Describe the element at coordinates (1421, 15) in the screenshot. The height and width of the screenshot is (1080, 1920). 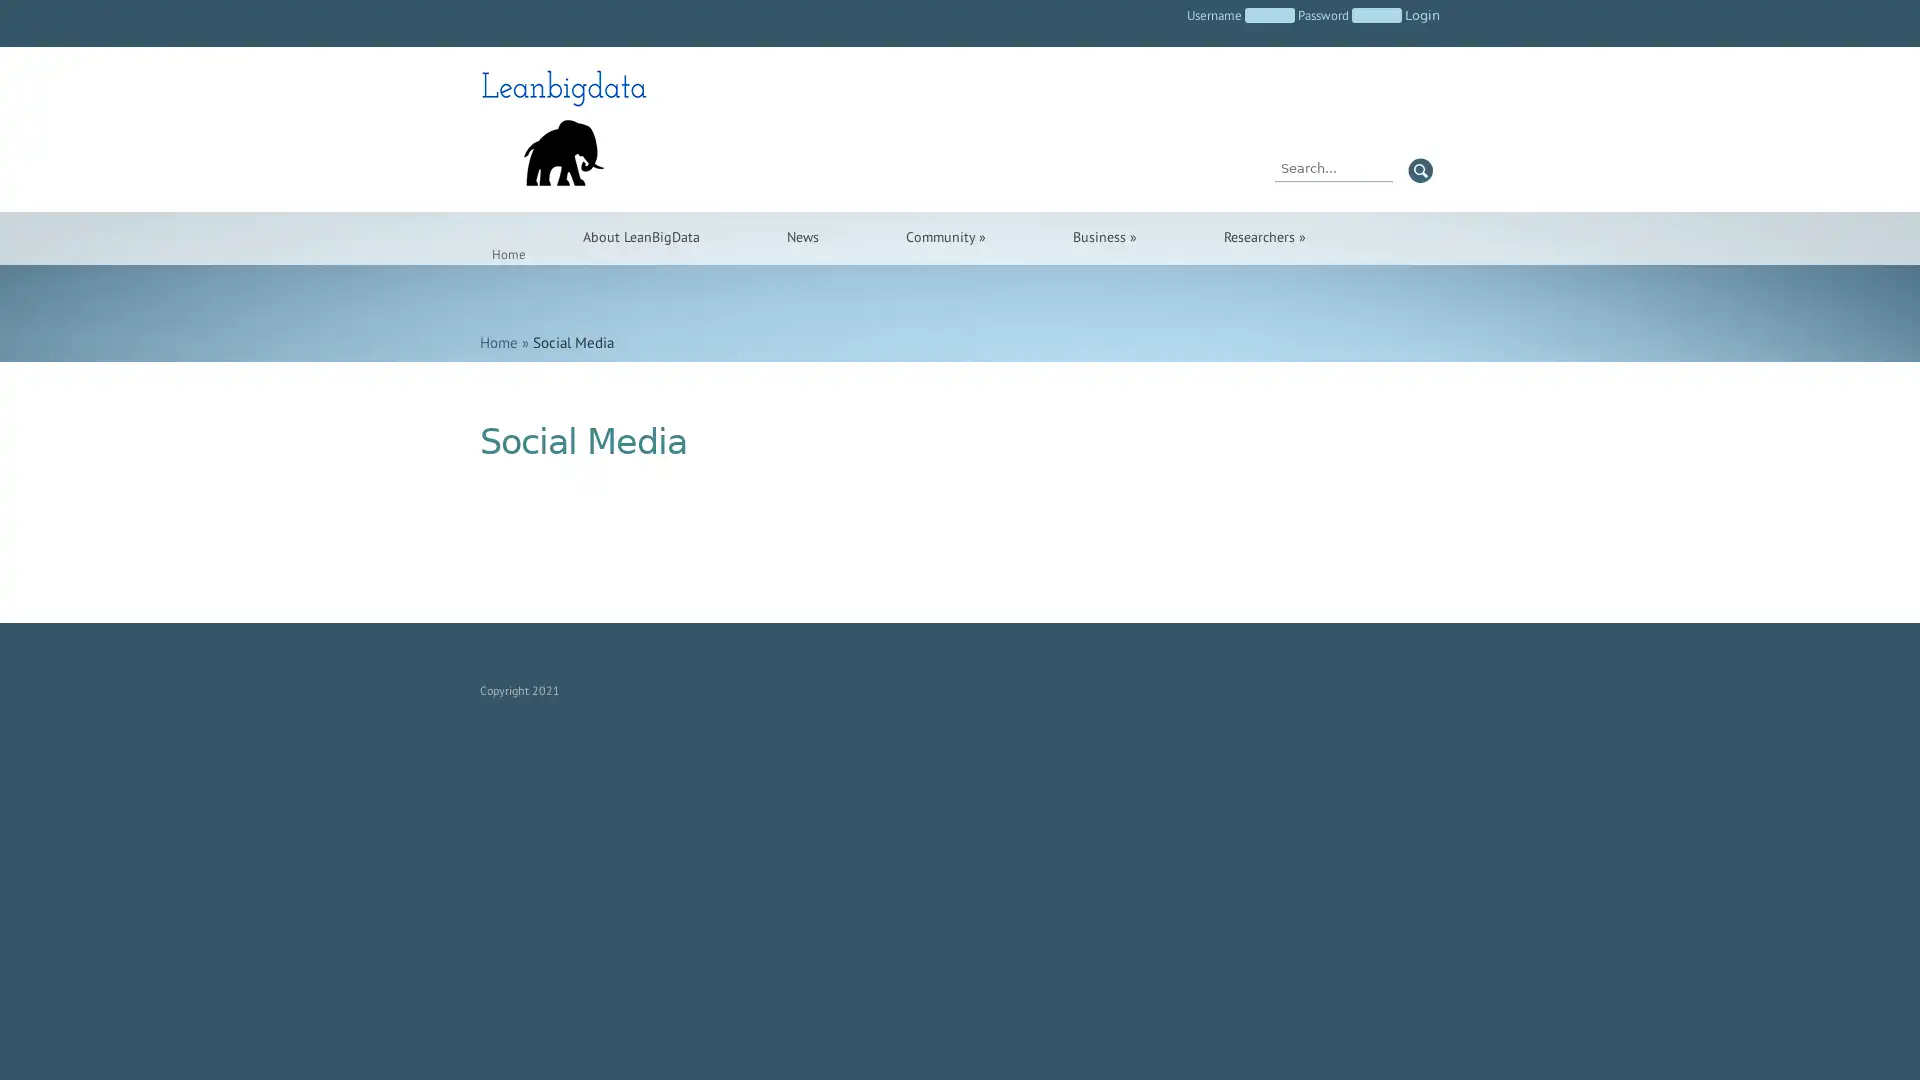
I see `Login` at that location.